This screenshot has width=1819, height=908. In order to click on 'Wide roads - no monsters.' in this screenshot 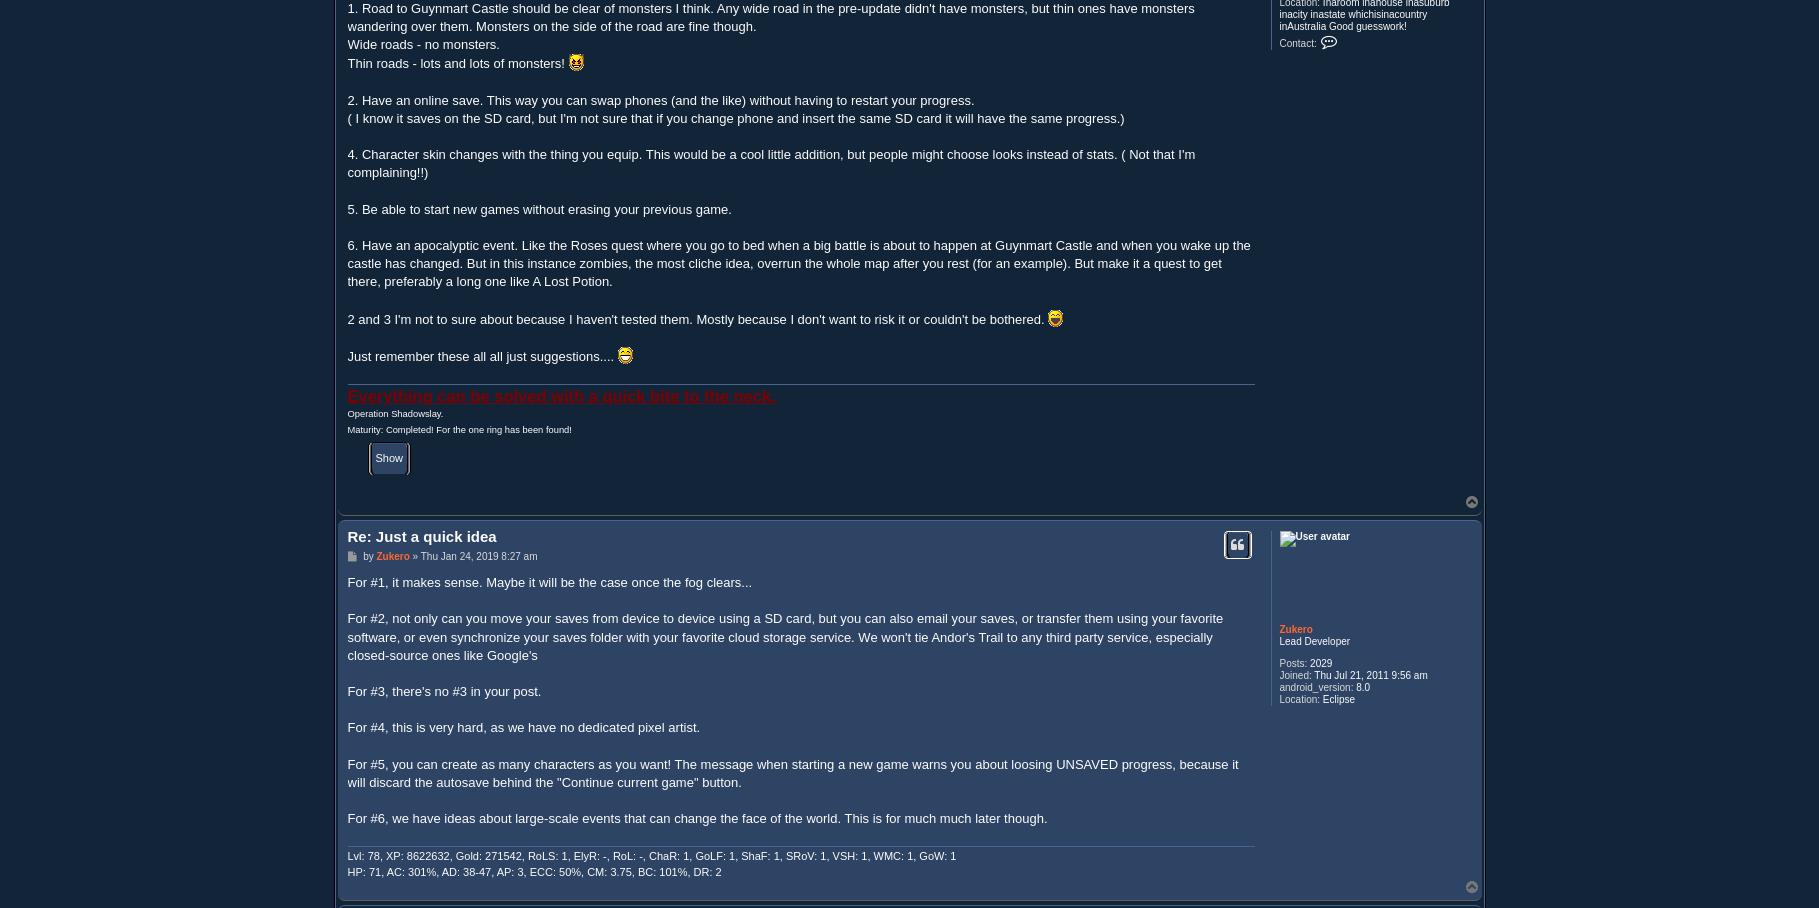, I will do `click(422, 43)`.